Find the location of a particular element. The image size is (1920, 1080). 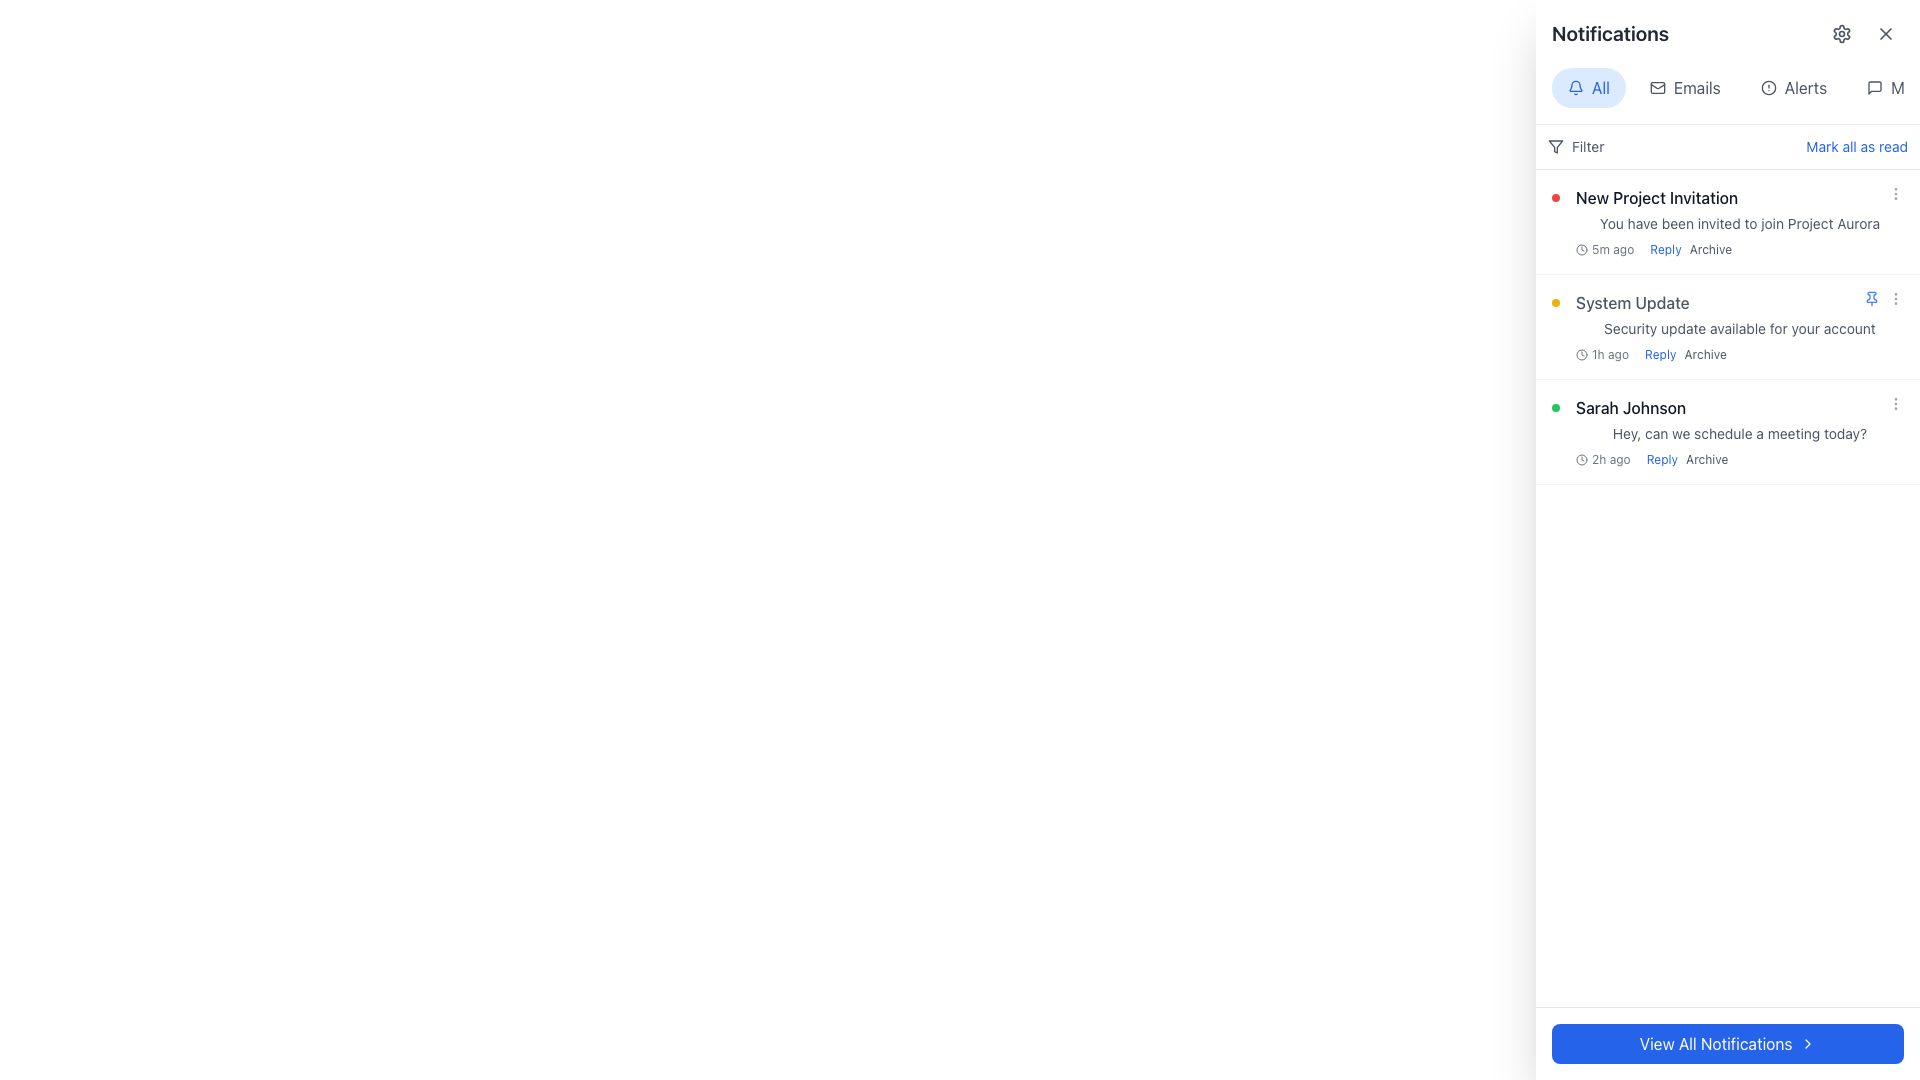

the text element that reads 'Hey, can we schedule a meeting today?', which is styled in a smaller gray font and positioned under 'Sarah Johnson' and above the interaction options is located at coordinates (1738, 433).